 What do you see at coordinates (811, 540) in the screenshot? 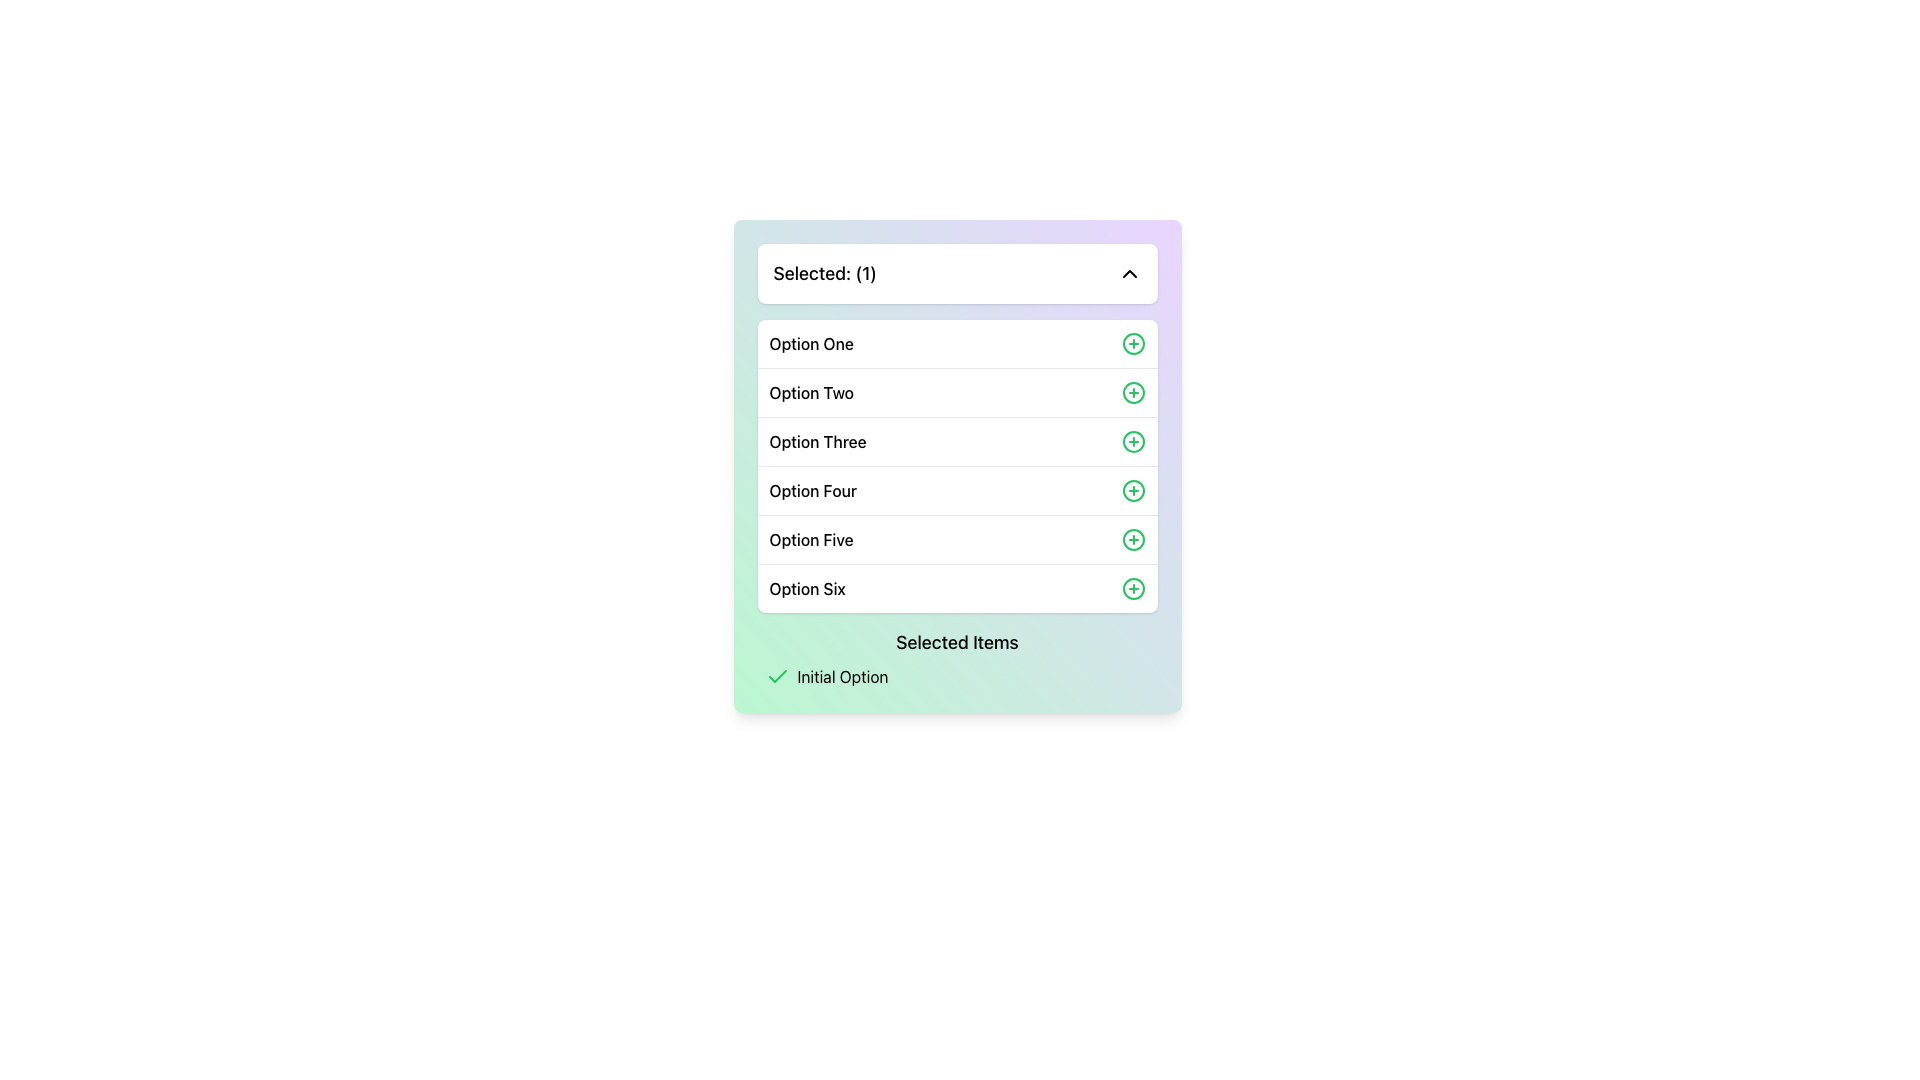
I see `the bolded text label reading 'Option Five', which is the fifth option in the dropdown list labeled 'Selected: (1)', positioned between 'Option Four' and 'Option Six'` at bounding box center [811, 540].